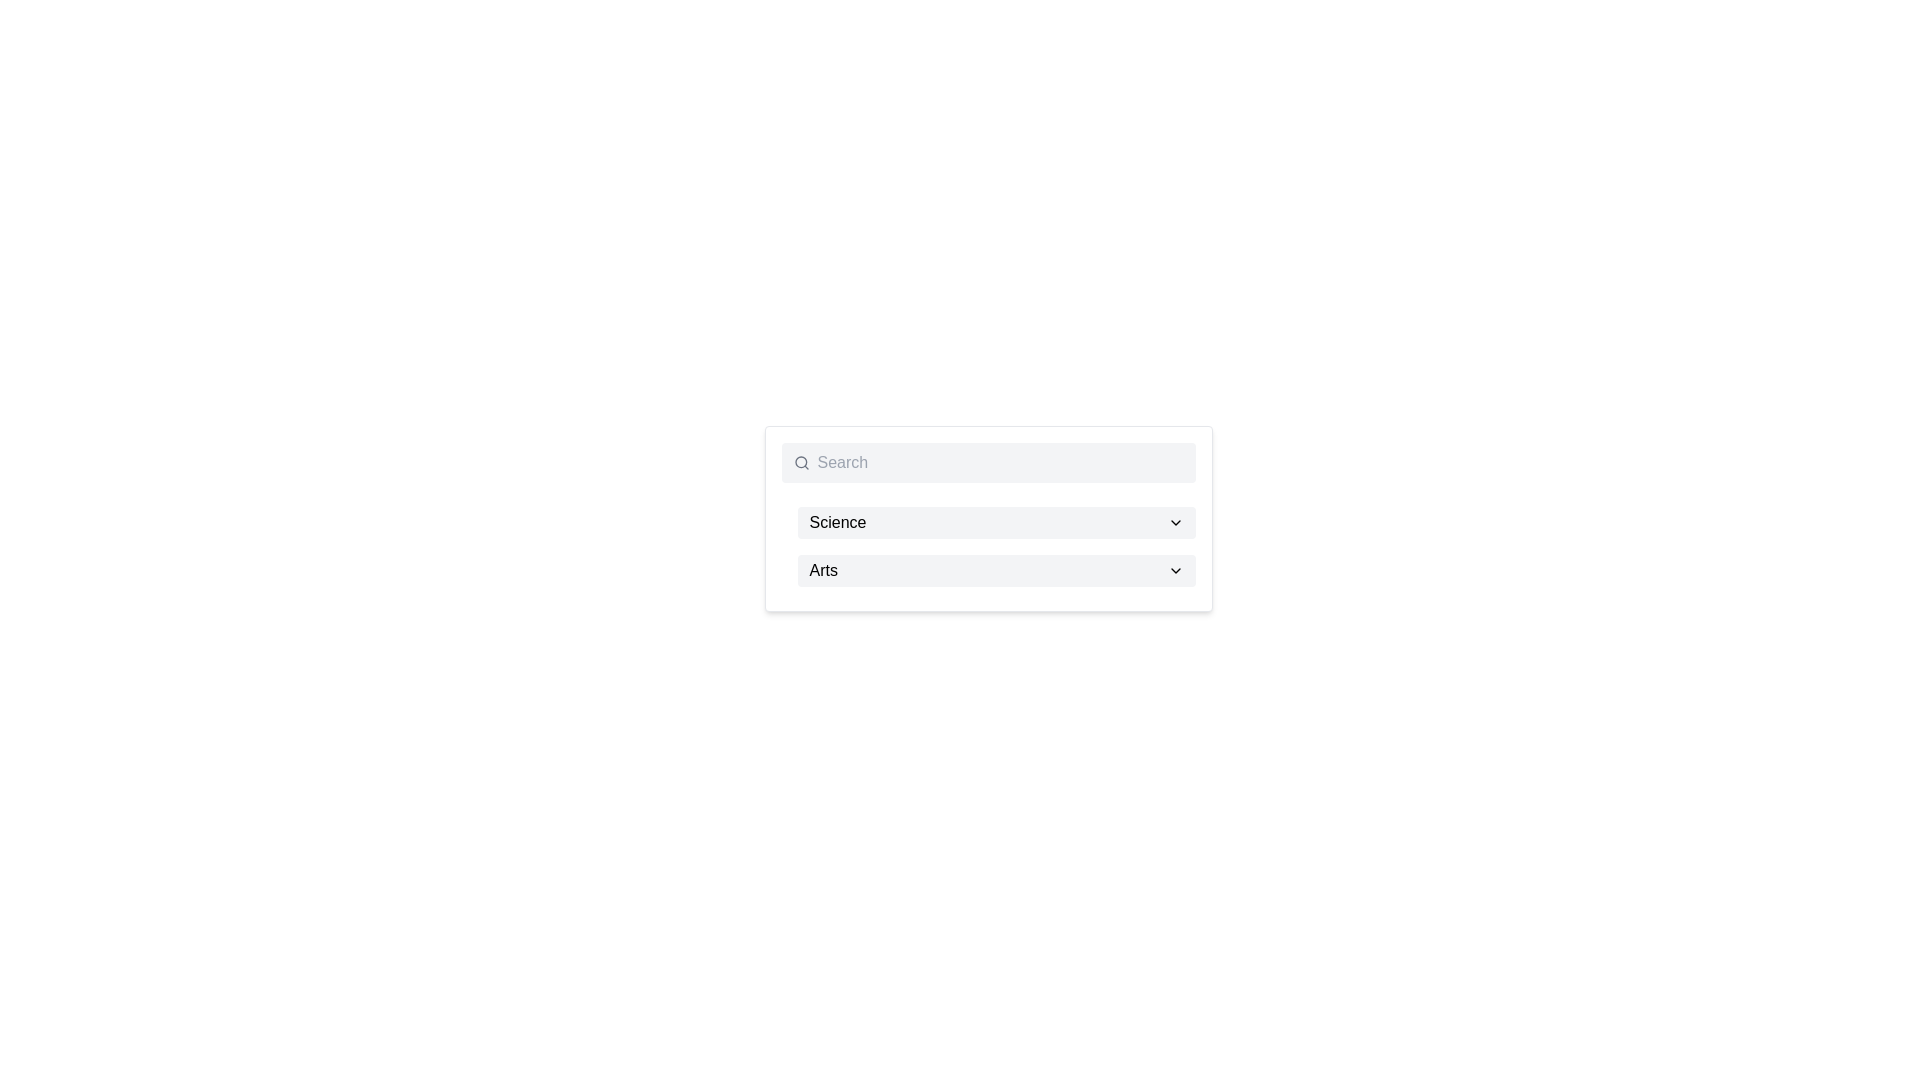 This screenshot has width=1920, height=1080. I want to click on the downward-facing chevron icon located at the right end of the horizontal strip labeled 'Arts', so click(1175, 570).